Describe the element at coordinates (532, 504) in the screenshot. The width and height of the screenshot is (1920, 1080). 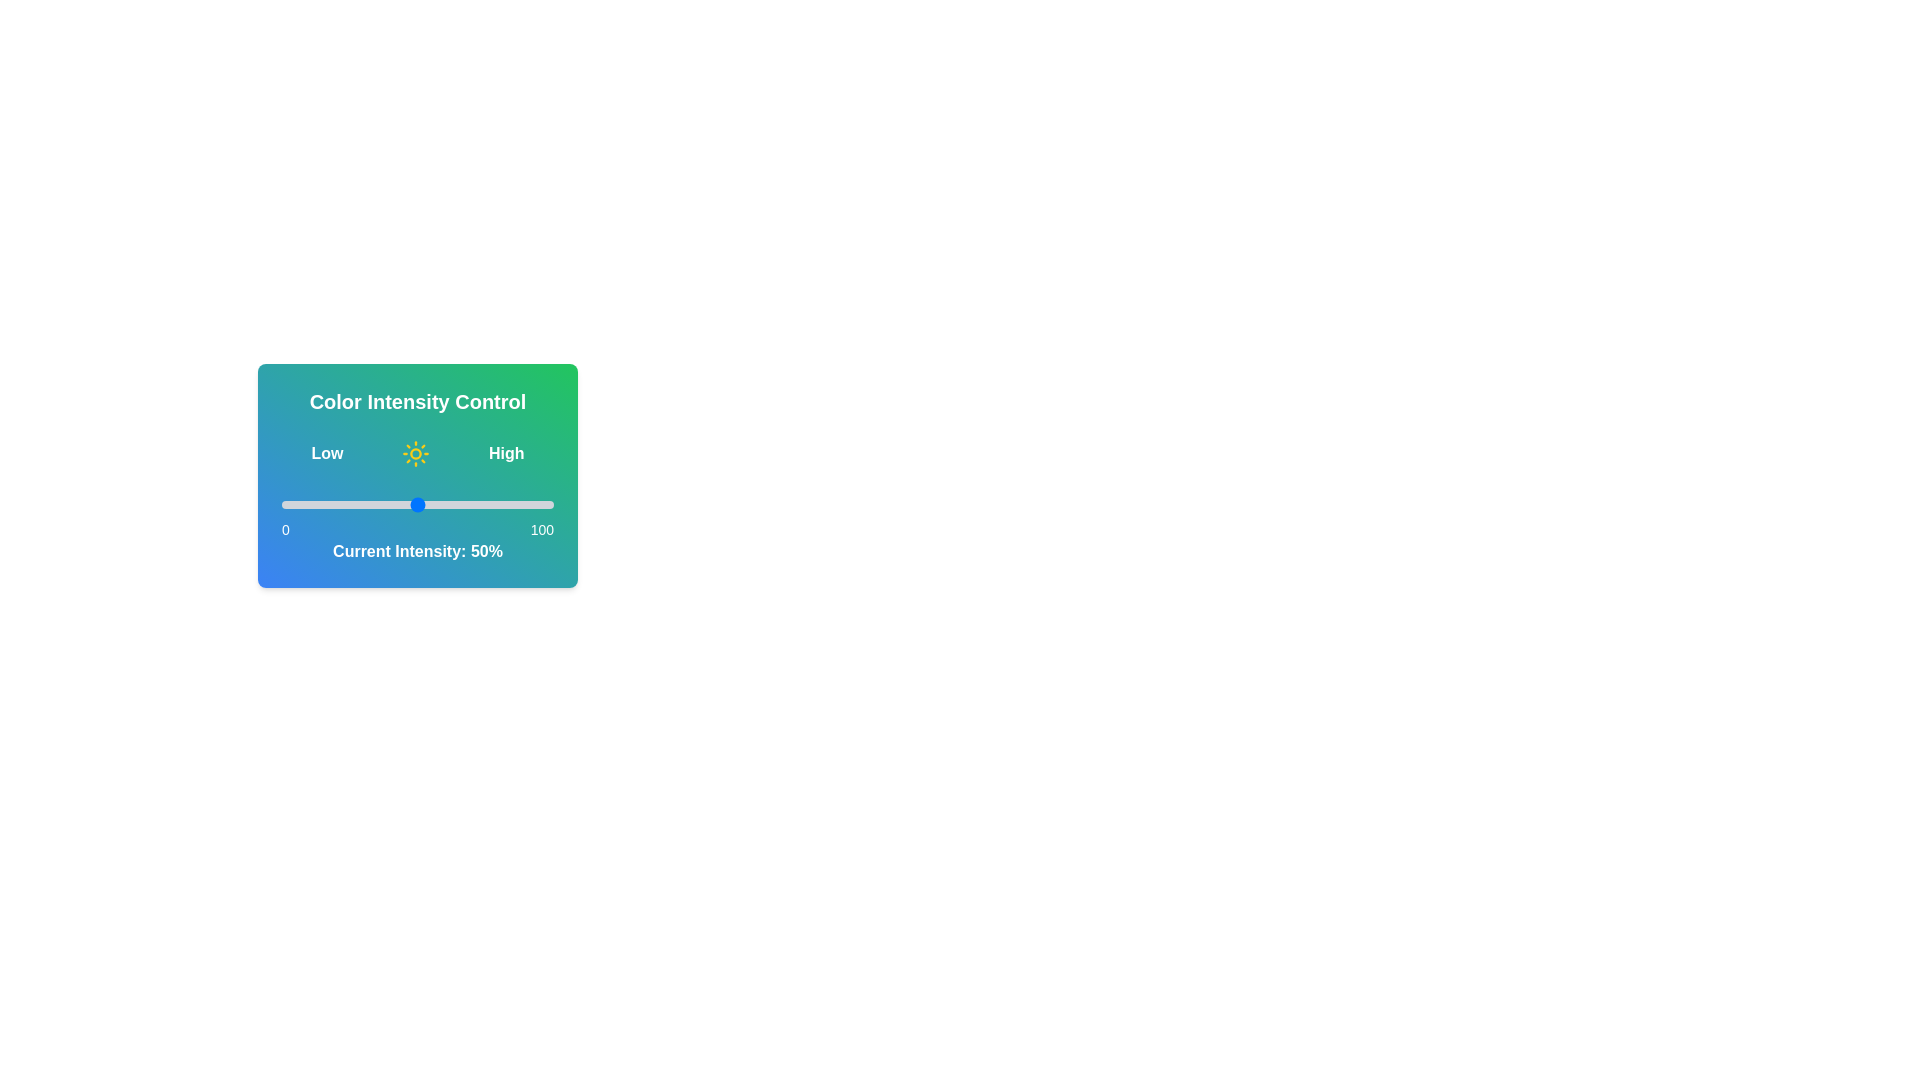
I see `the color intensity` at that location.